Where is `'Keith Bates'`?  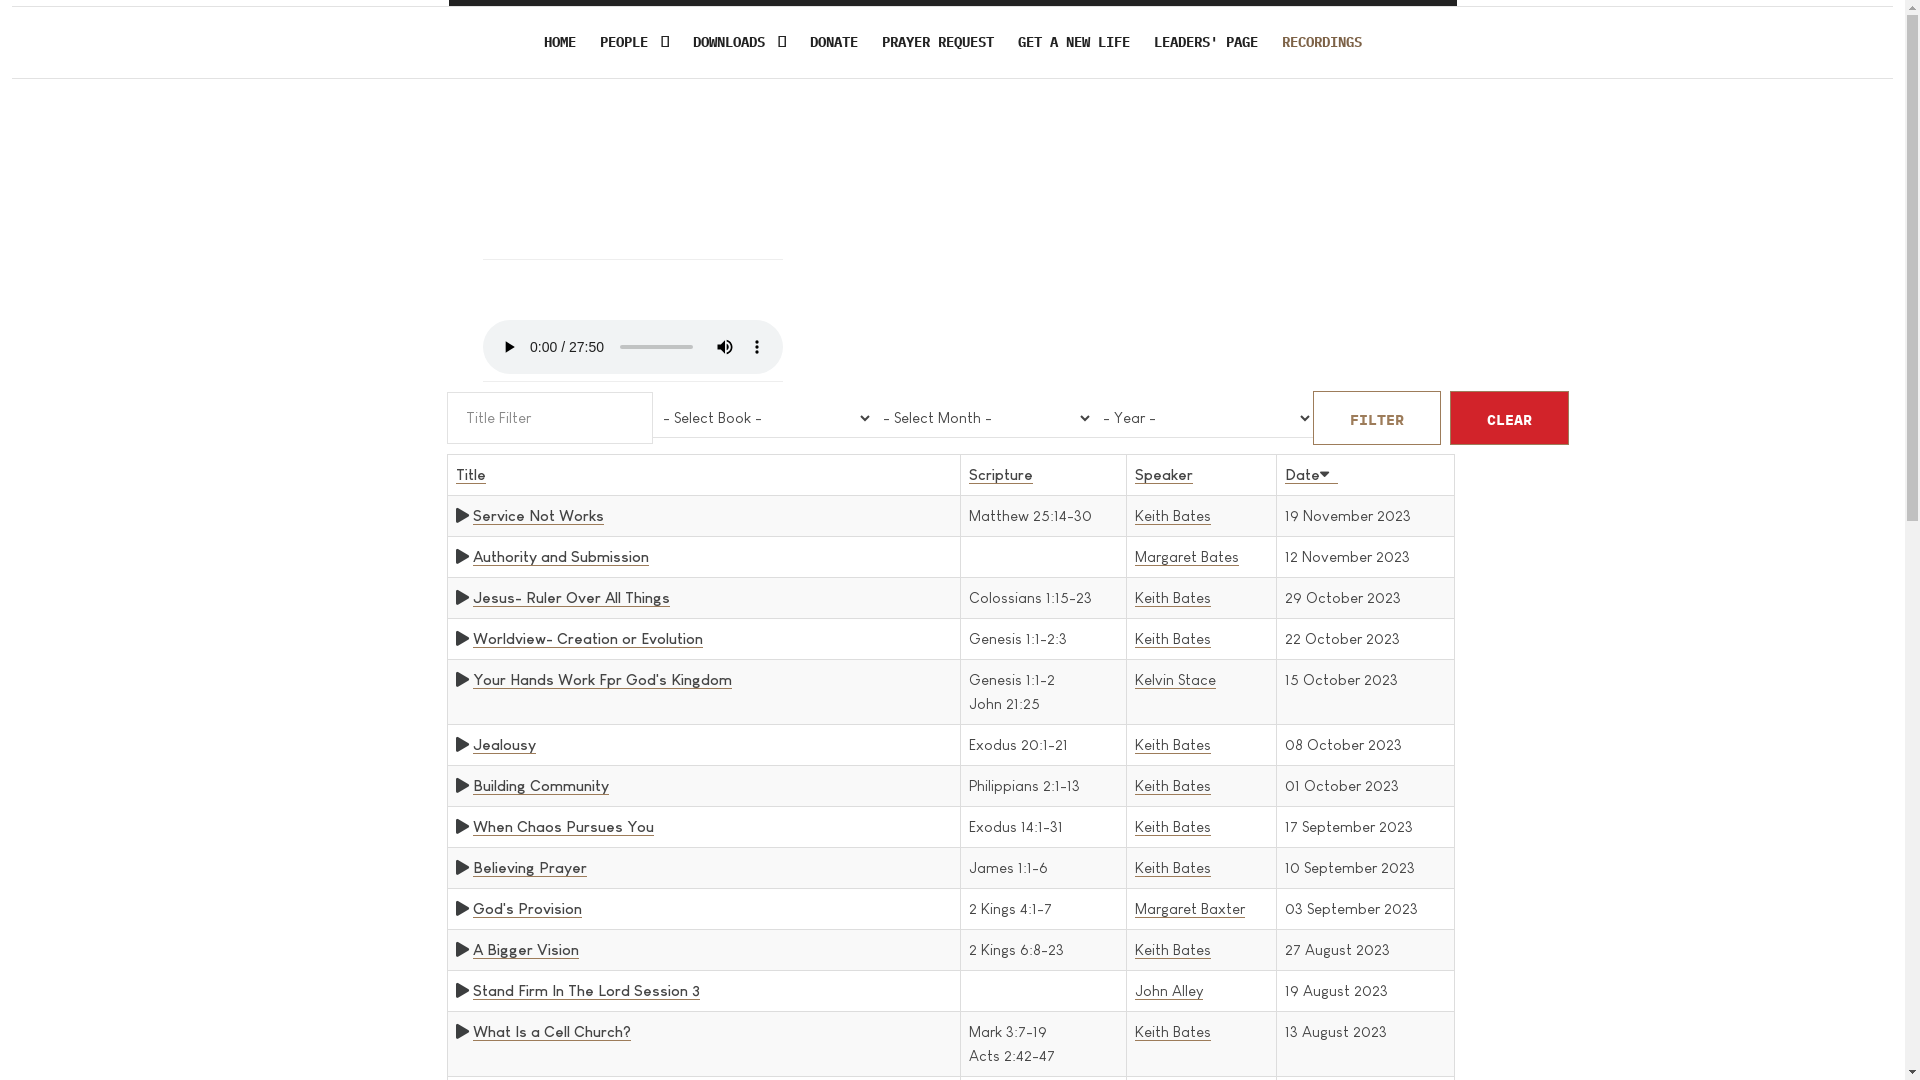 'Keith Bates' is located at coordinates (1134, 866).